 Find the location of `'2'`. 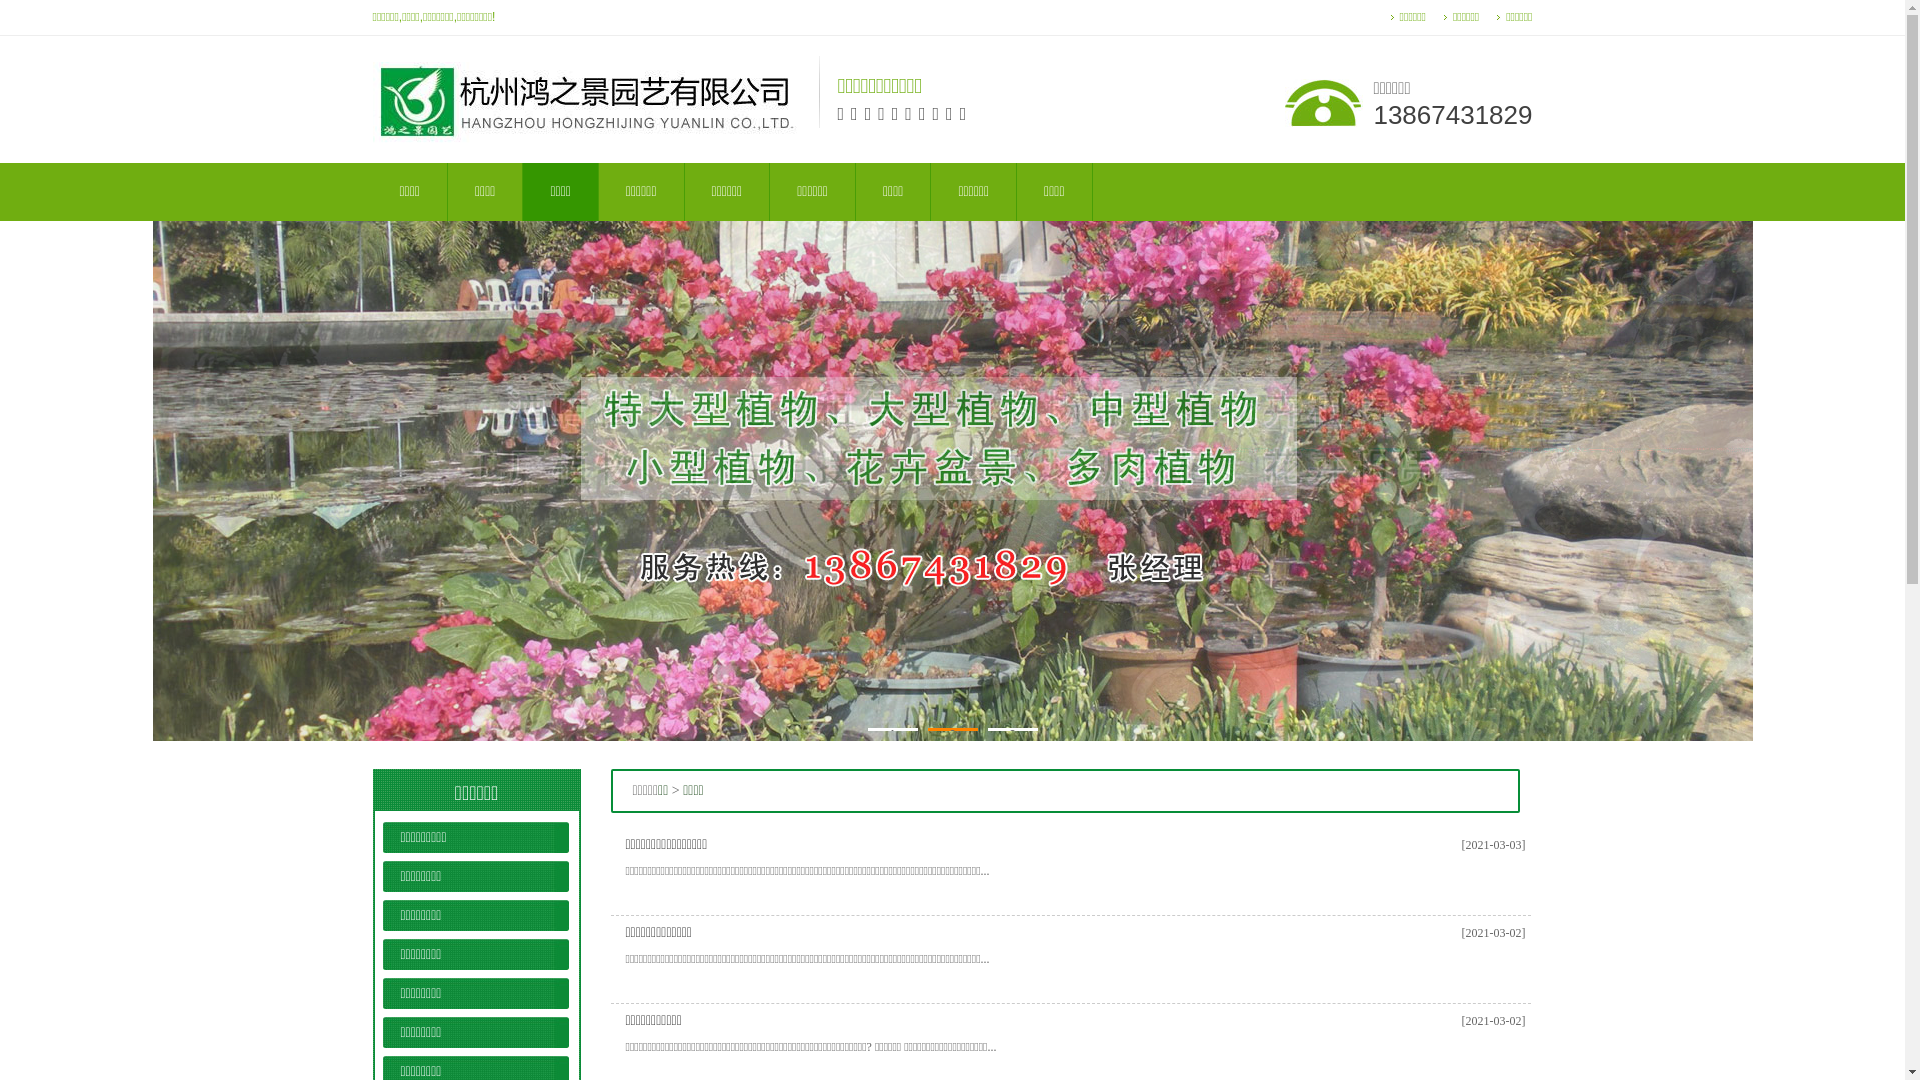

'2' is located at coordinates (926, 729).